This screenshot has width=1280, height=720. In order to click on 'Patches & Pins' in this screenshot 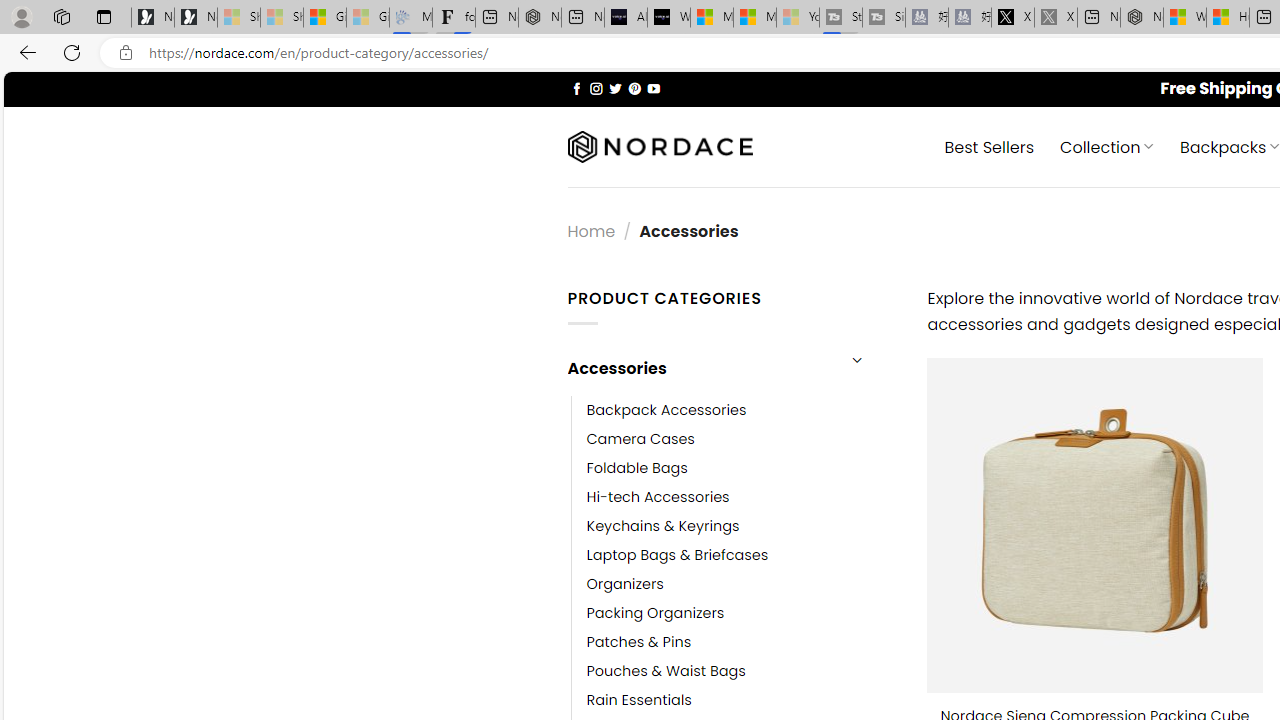, I will do `click(638, 642)`.